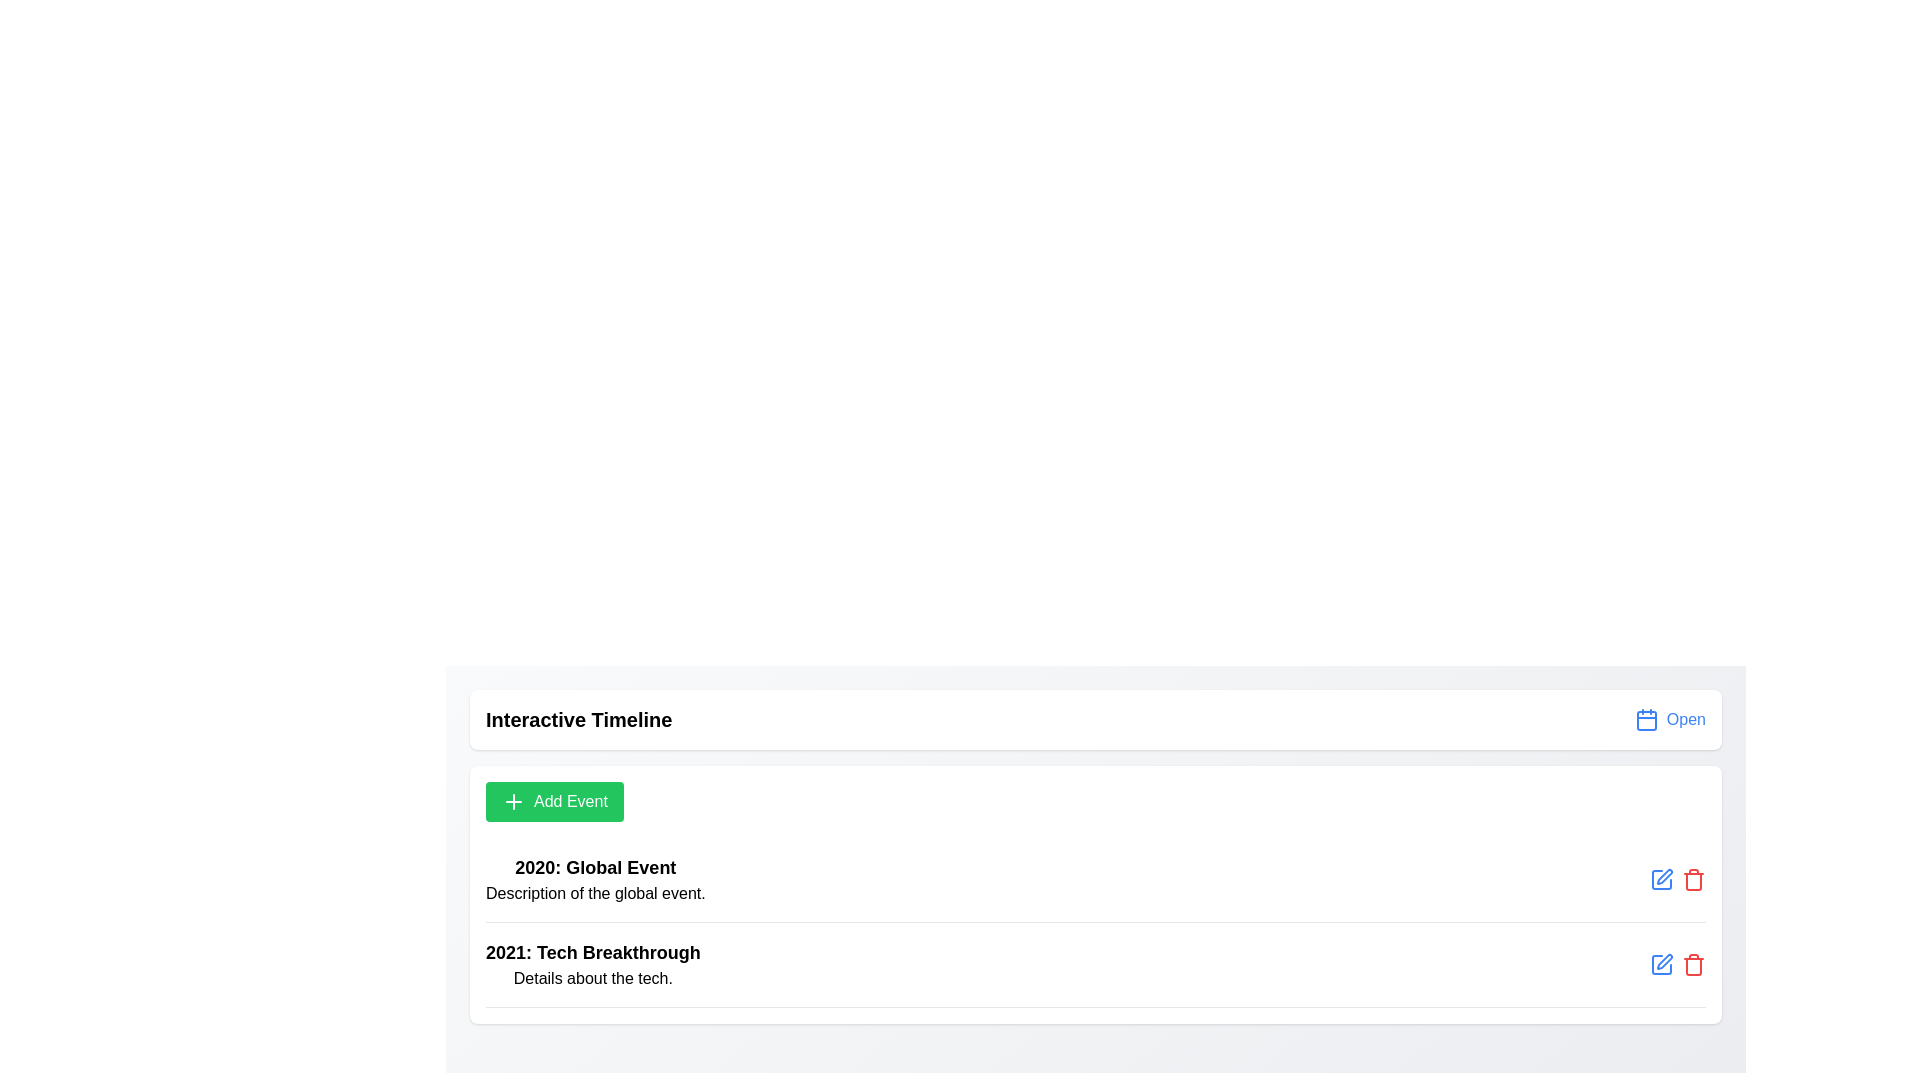 This screenshot has height=1080, width=1920. What do you see at coordinates (1670, 720) in the screenshot?
I see `the 'Open' button in the header of the InteractiveTimeline component` at bounding box center [1670, 720].